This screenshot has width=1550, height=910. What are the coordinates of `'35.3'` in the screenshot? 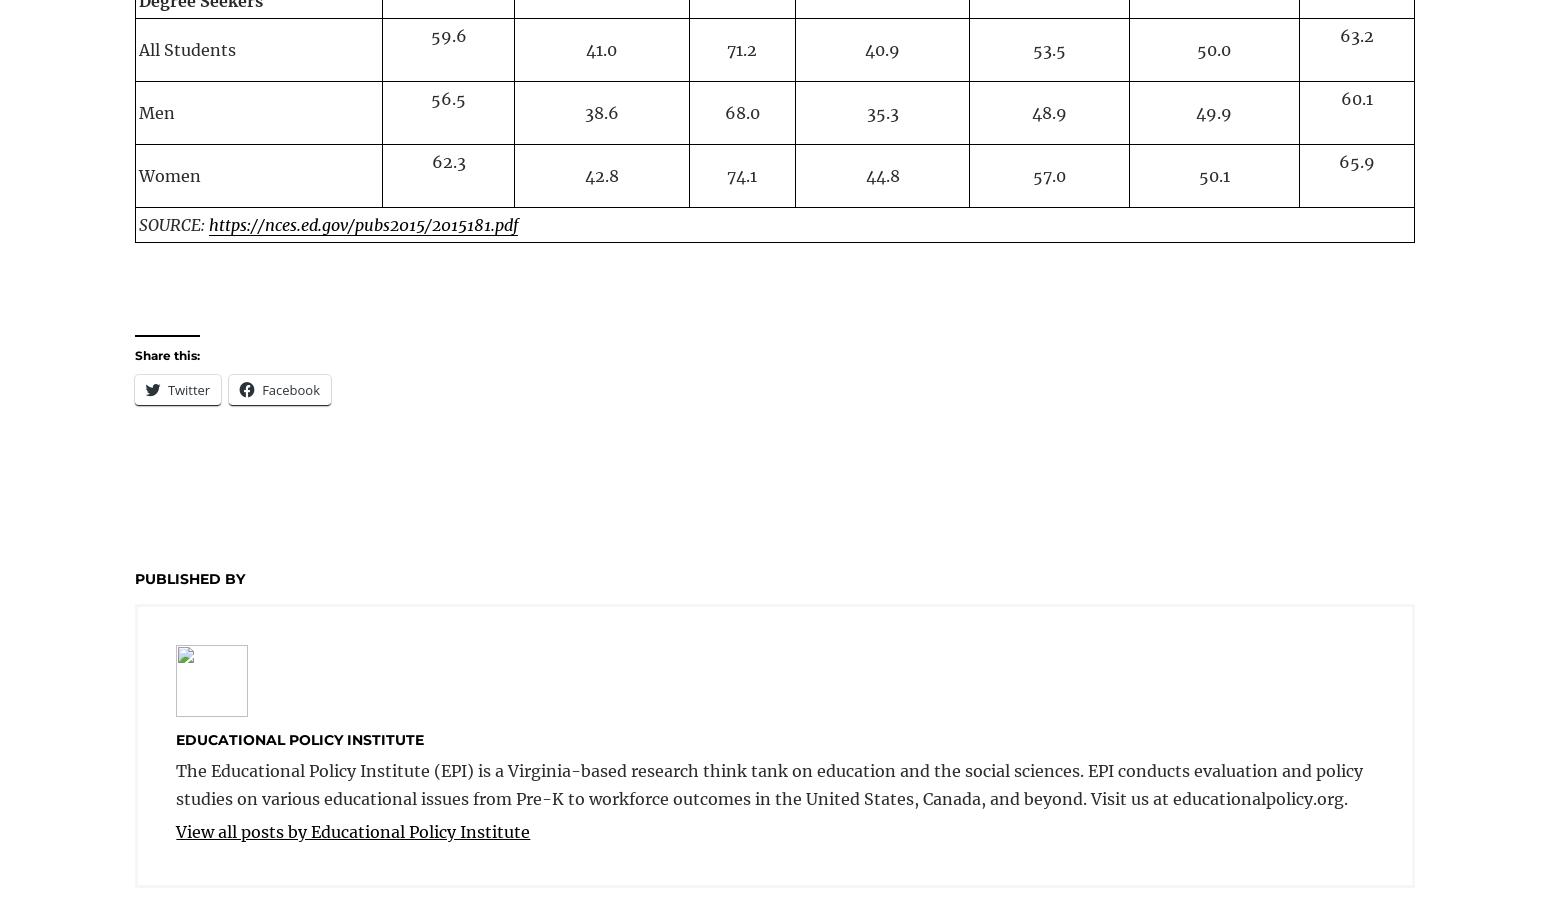 It's located at (881, 112).